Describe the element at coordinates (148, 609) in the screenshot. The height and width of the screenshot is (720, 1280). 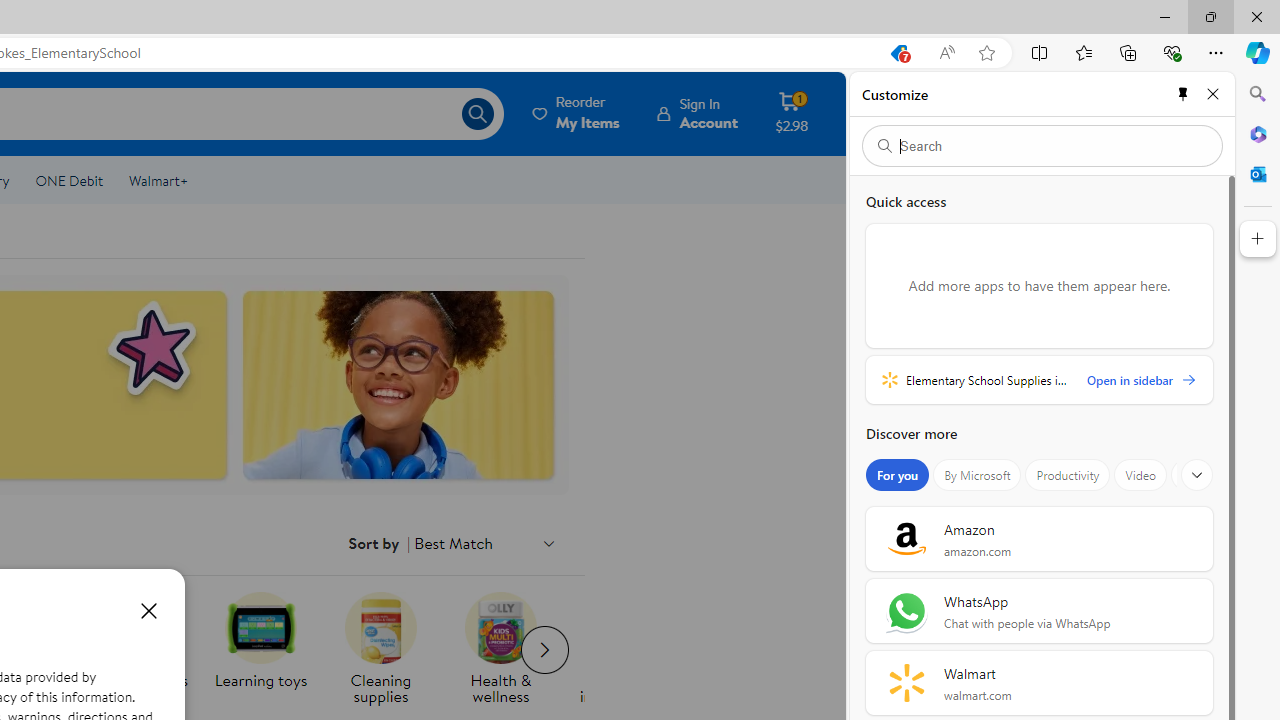
I see `'Close dialog'` at that location.